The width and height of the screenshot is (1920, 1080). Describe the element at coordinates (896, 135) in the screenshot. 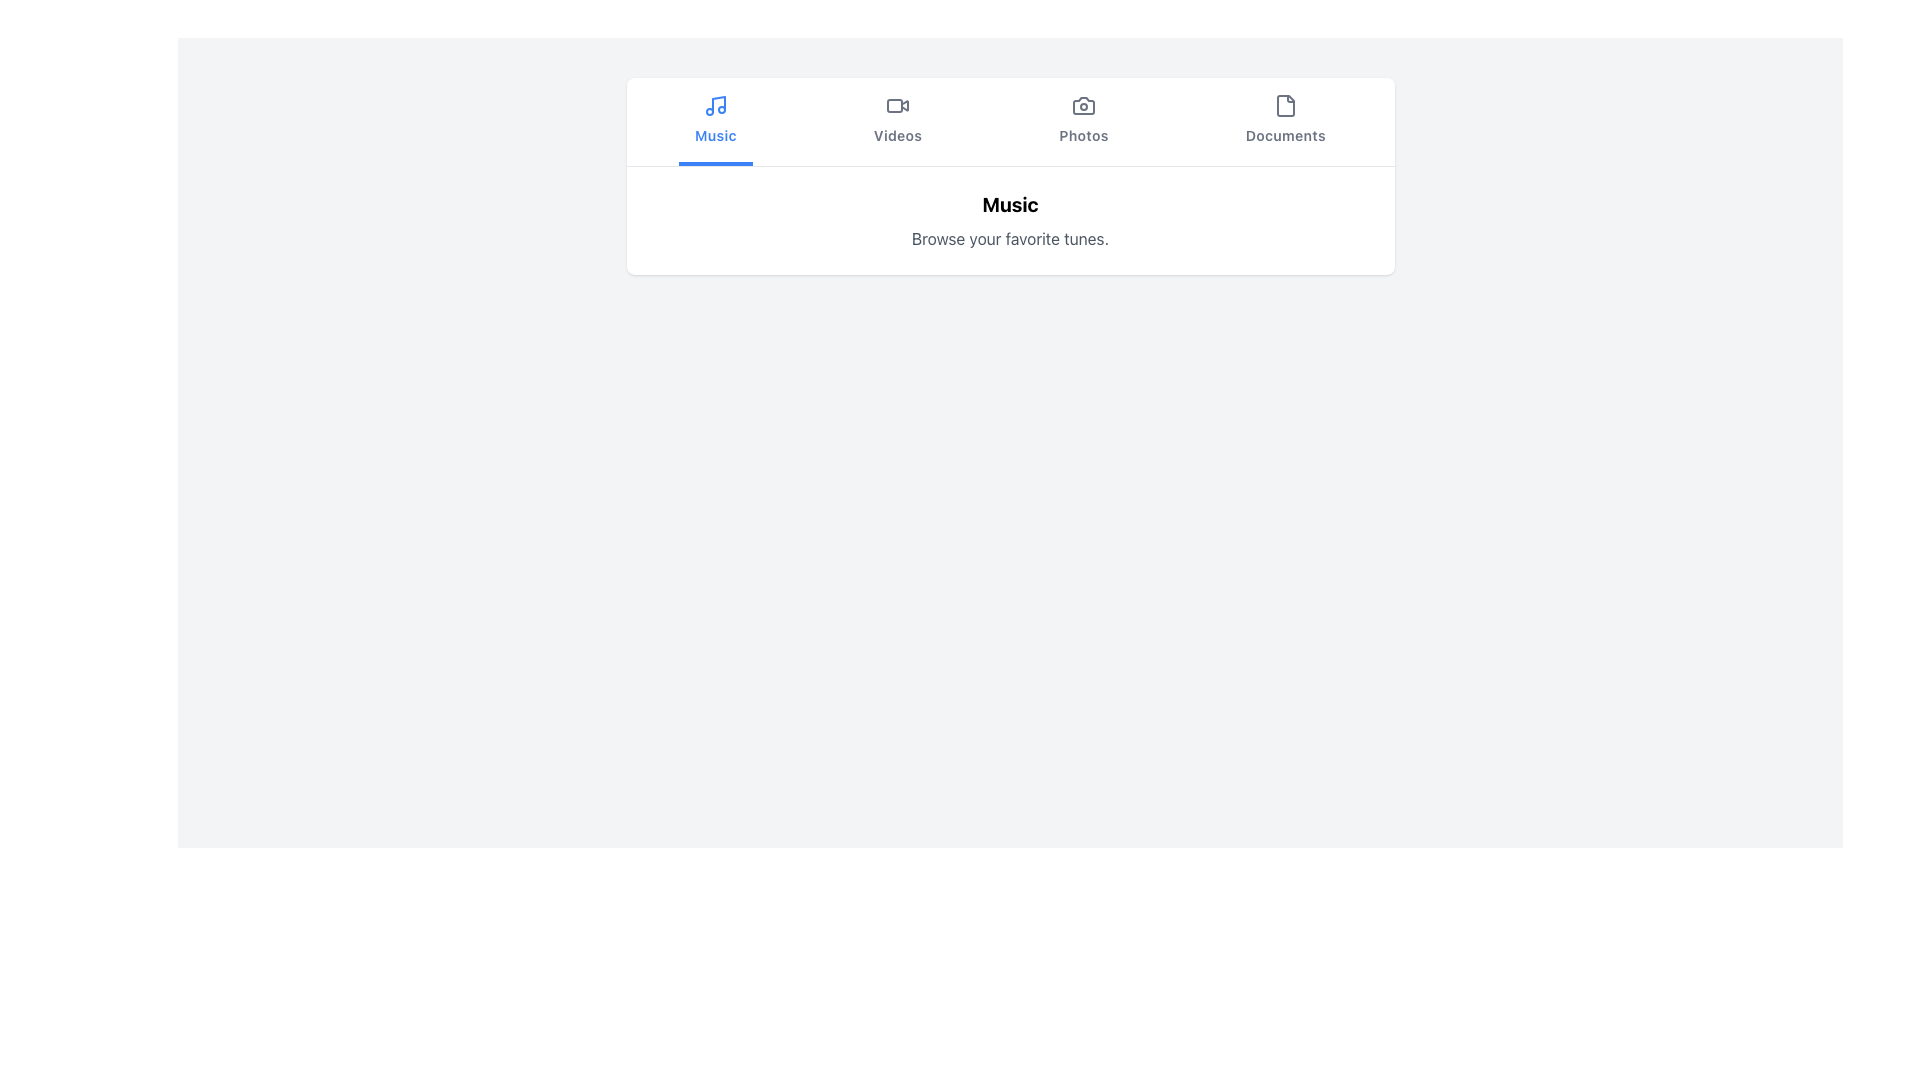

I see `'Videos' text label, which is the second tab in a horizontal row of tabs located at the top center of the page, below a video camera icon` at that location.